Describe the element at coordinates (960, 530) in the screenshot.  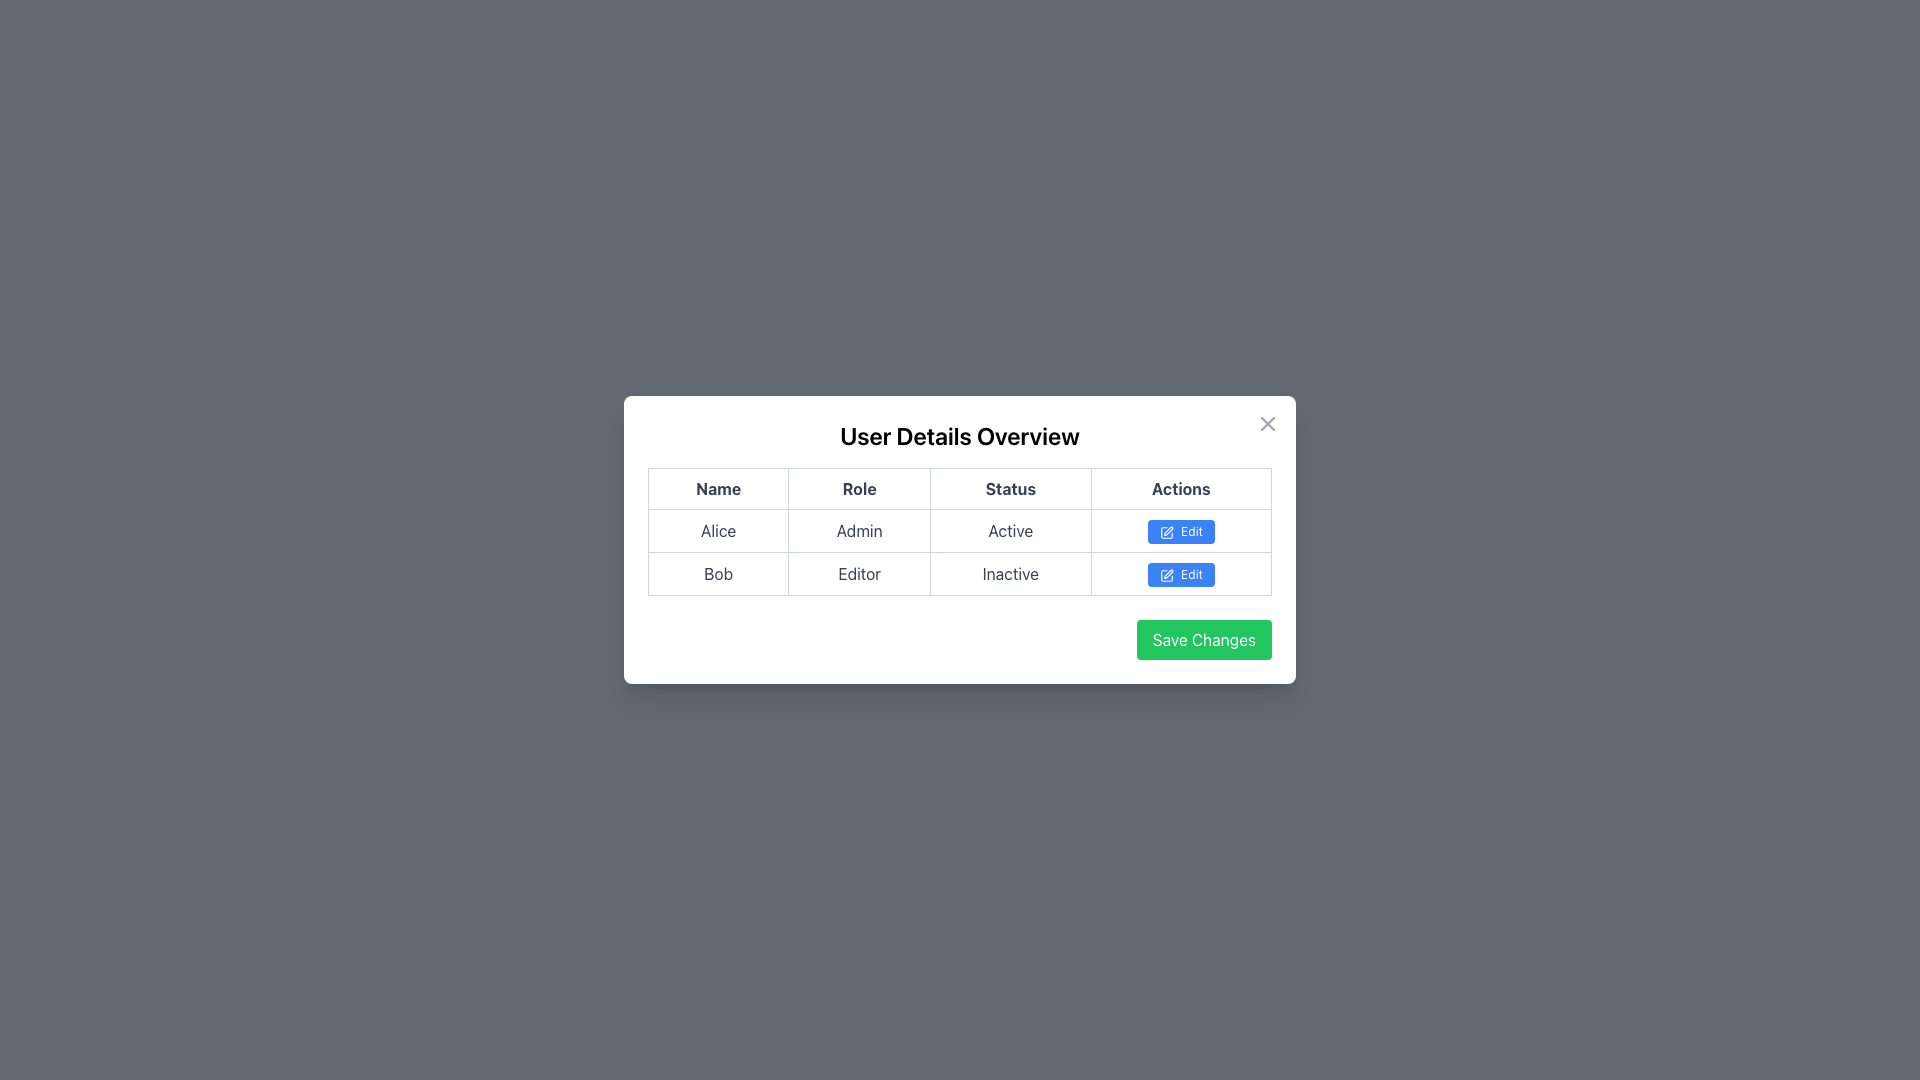
I see `the first table row in the 'User Details Overview' popup, which displays user details and has an 'Edit' button` at that location.